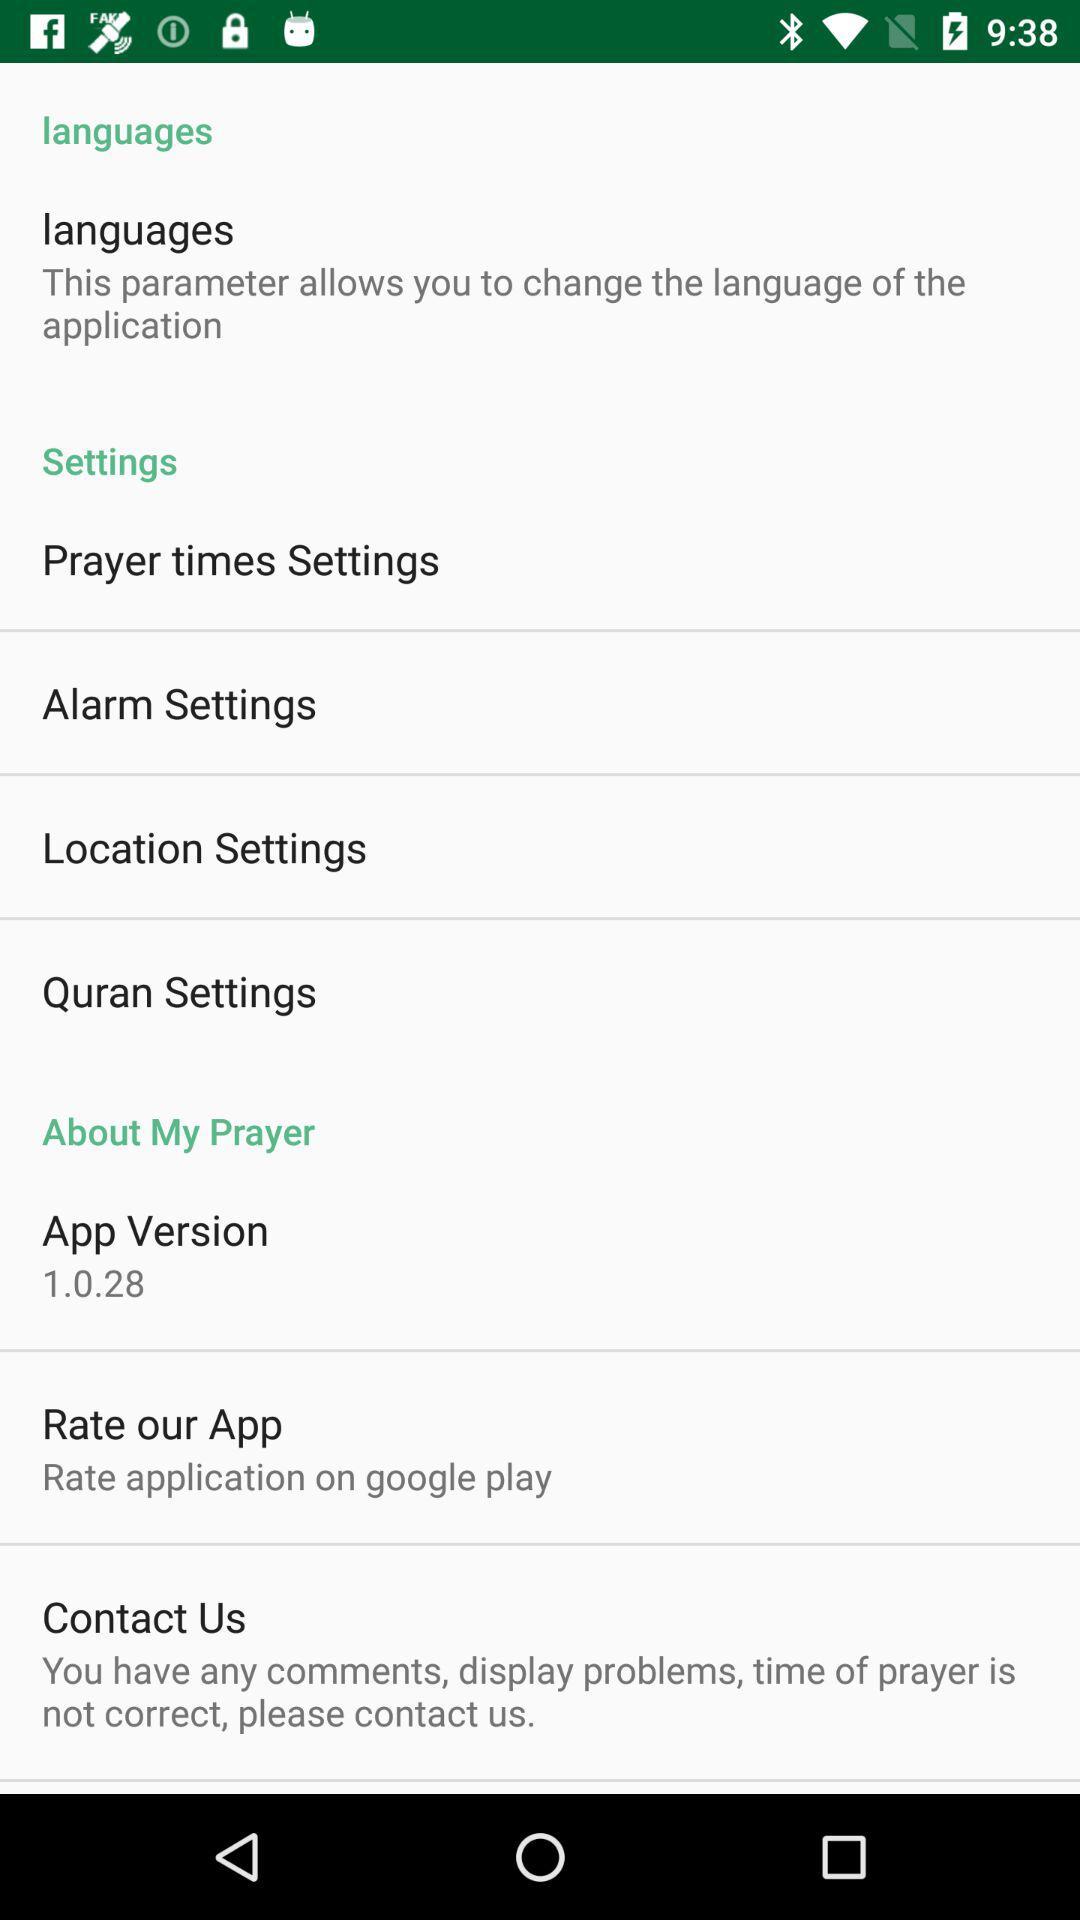 The height and width of the screenshot is (1920, 1080). I want to click on icon below contact us item, so click(540, 1689).